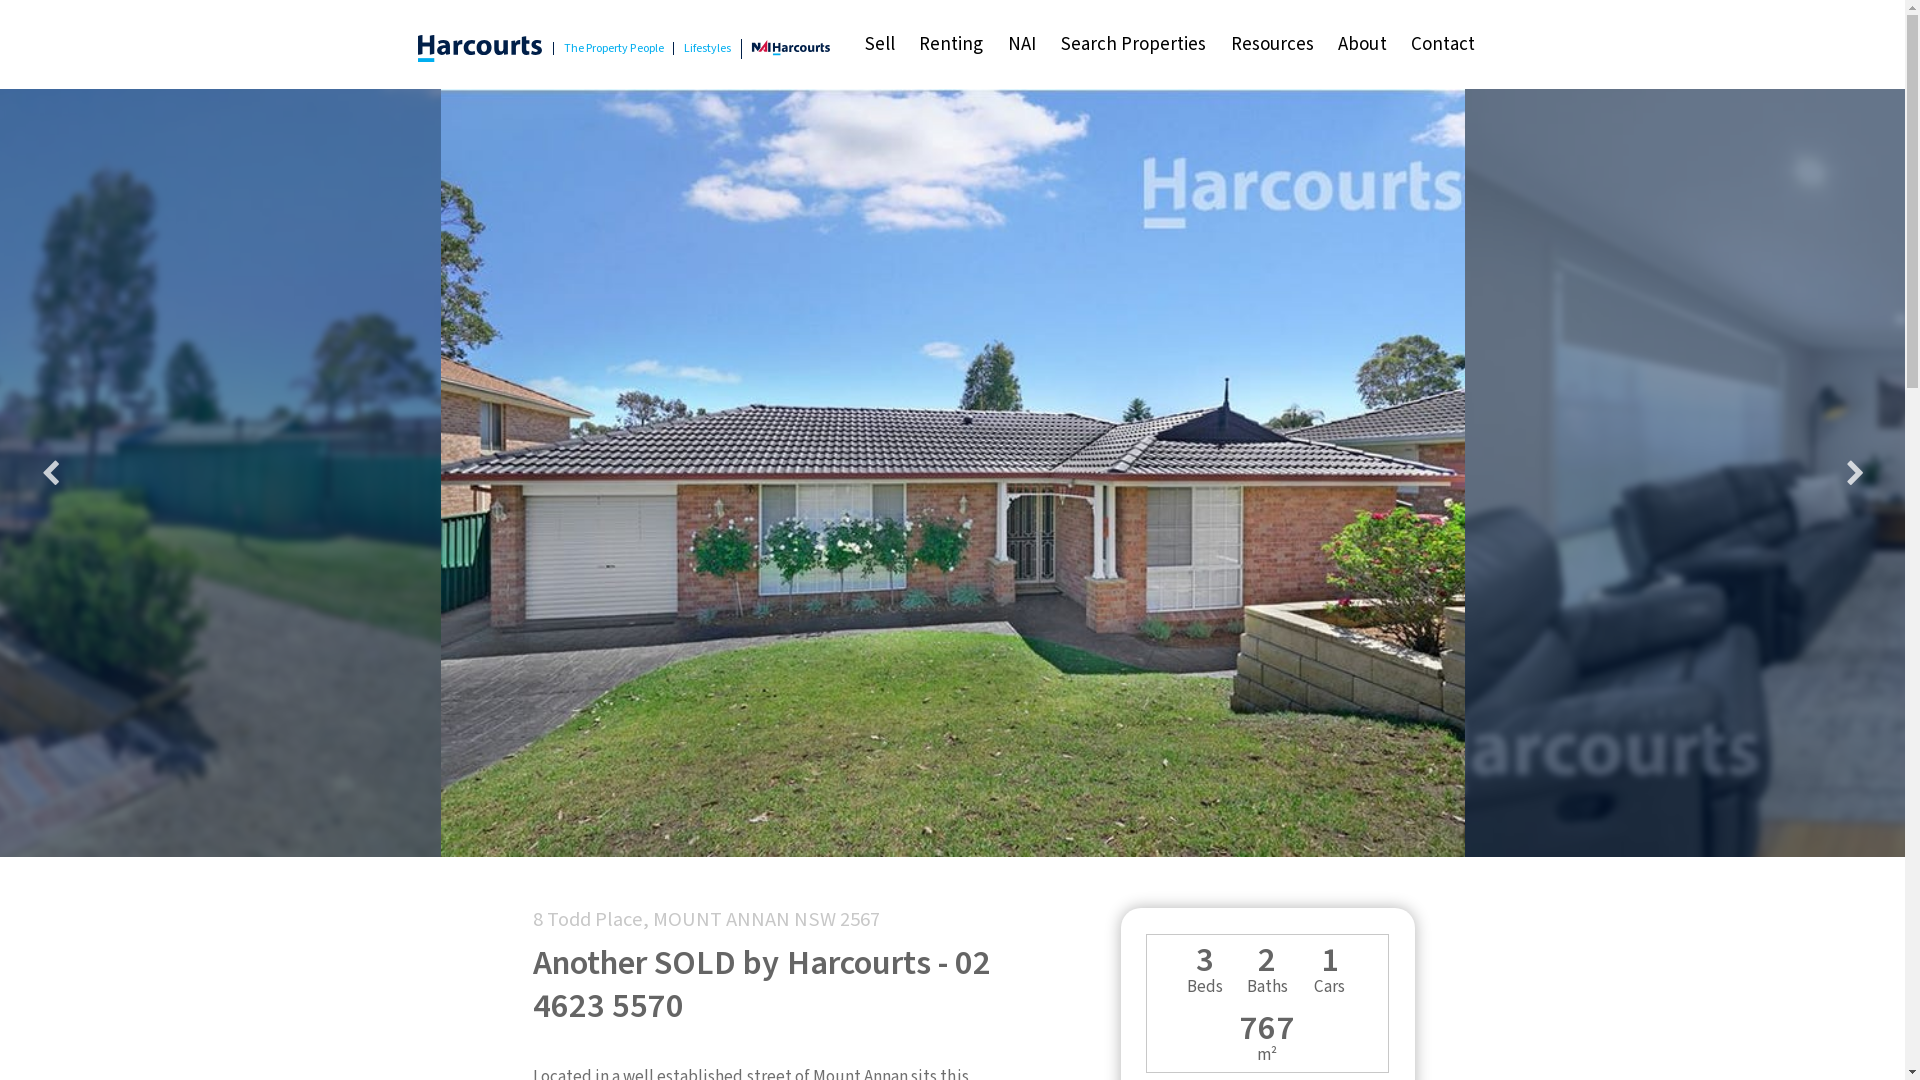  I want to click on 'NAI', so click(1022, 45).